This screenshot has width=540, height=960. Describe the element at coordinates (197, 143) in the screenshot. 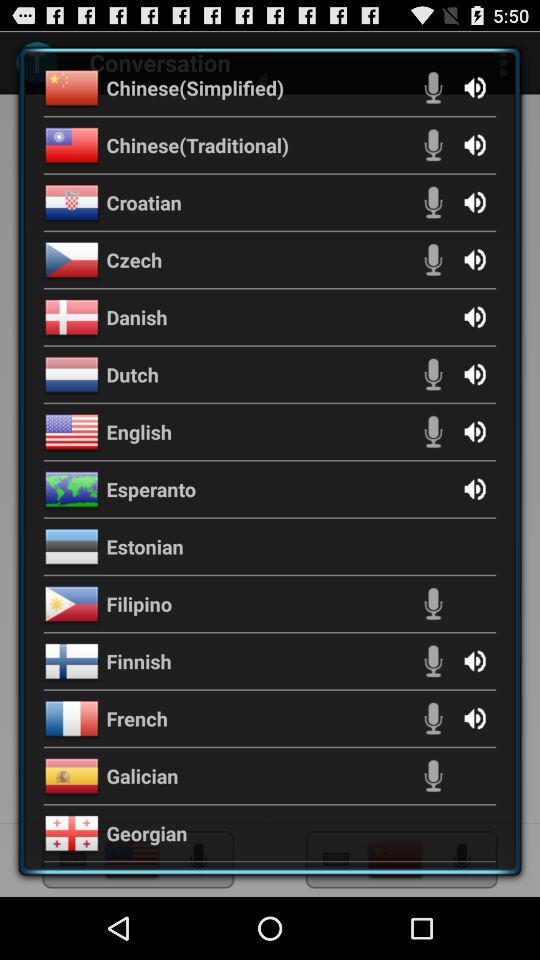

I see `app above the croatian icon` at that location.